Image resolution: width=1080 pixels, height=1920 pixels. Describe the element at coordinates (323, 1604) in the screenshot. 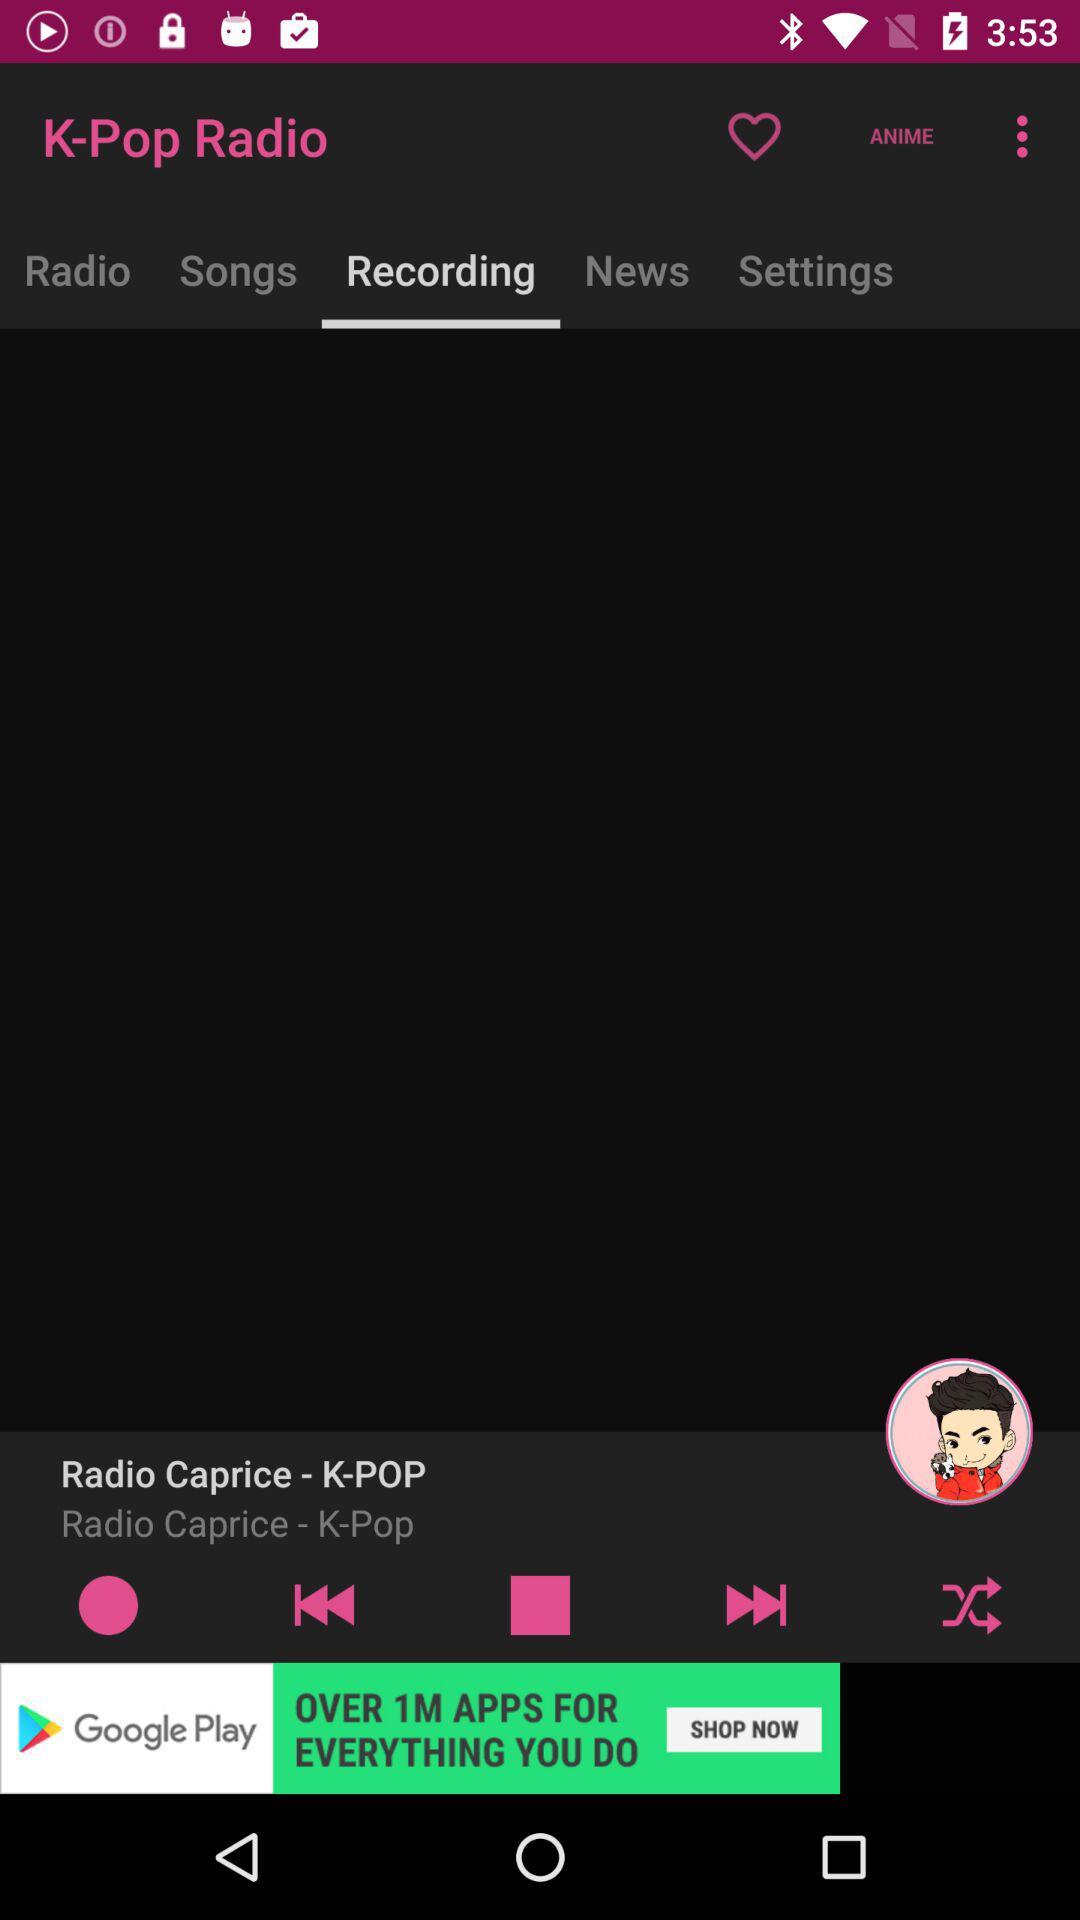

I see `previous button` at that location.